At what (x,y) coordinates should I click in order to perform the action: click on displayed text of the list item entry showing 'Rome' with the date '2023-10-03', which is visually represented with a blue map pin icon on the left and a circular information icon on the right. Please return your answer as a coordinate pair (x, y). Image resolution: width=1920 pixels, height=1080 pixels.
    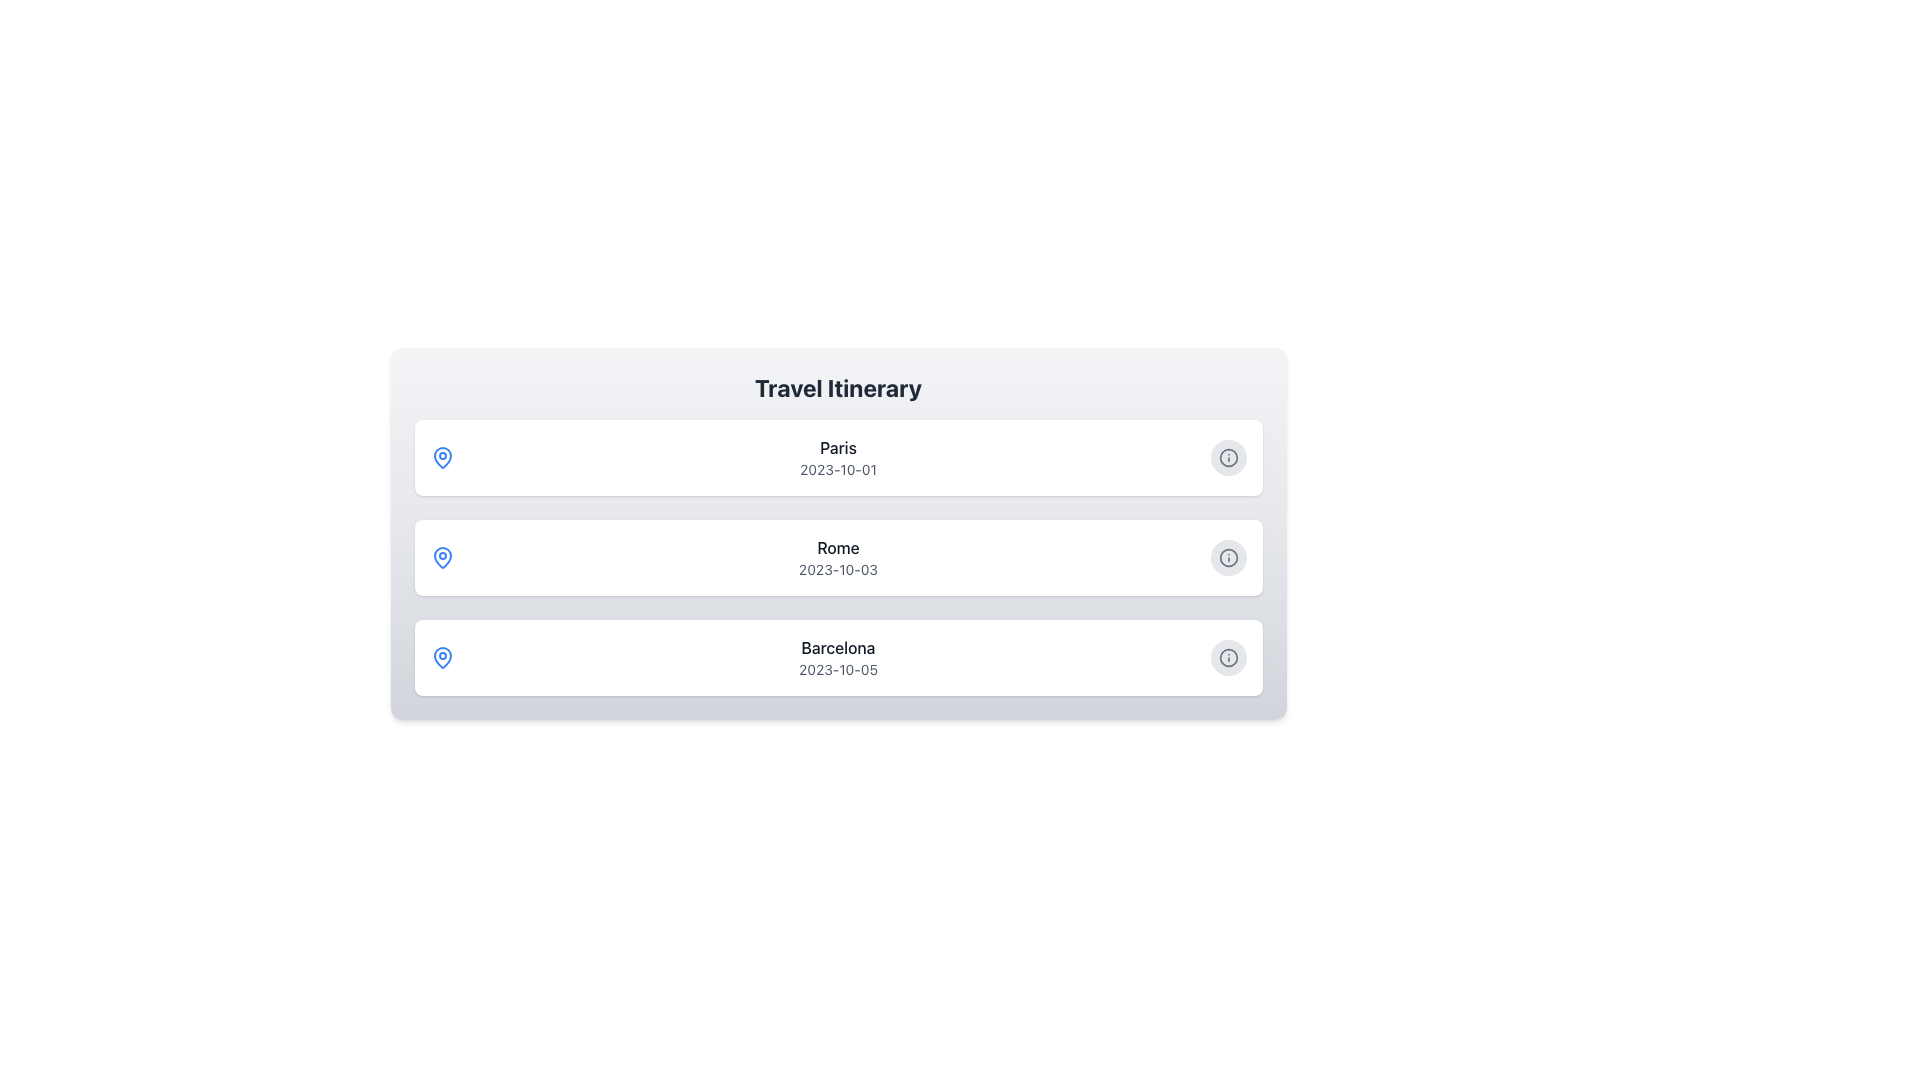
    Looking at the image, I should click on (838, 558).